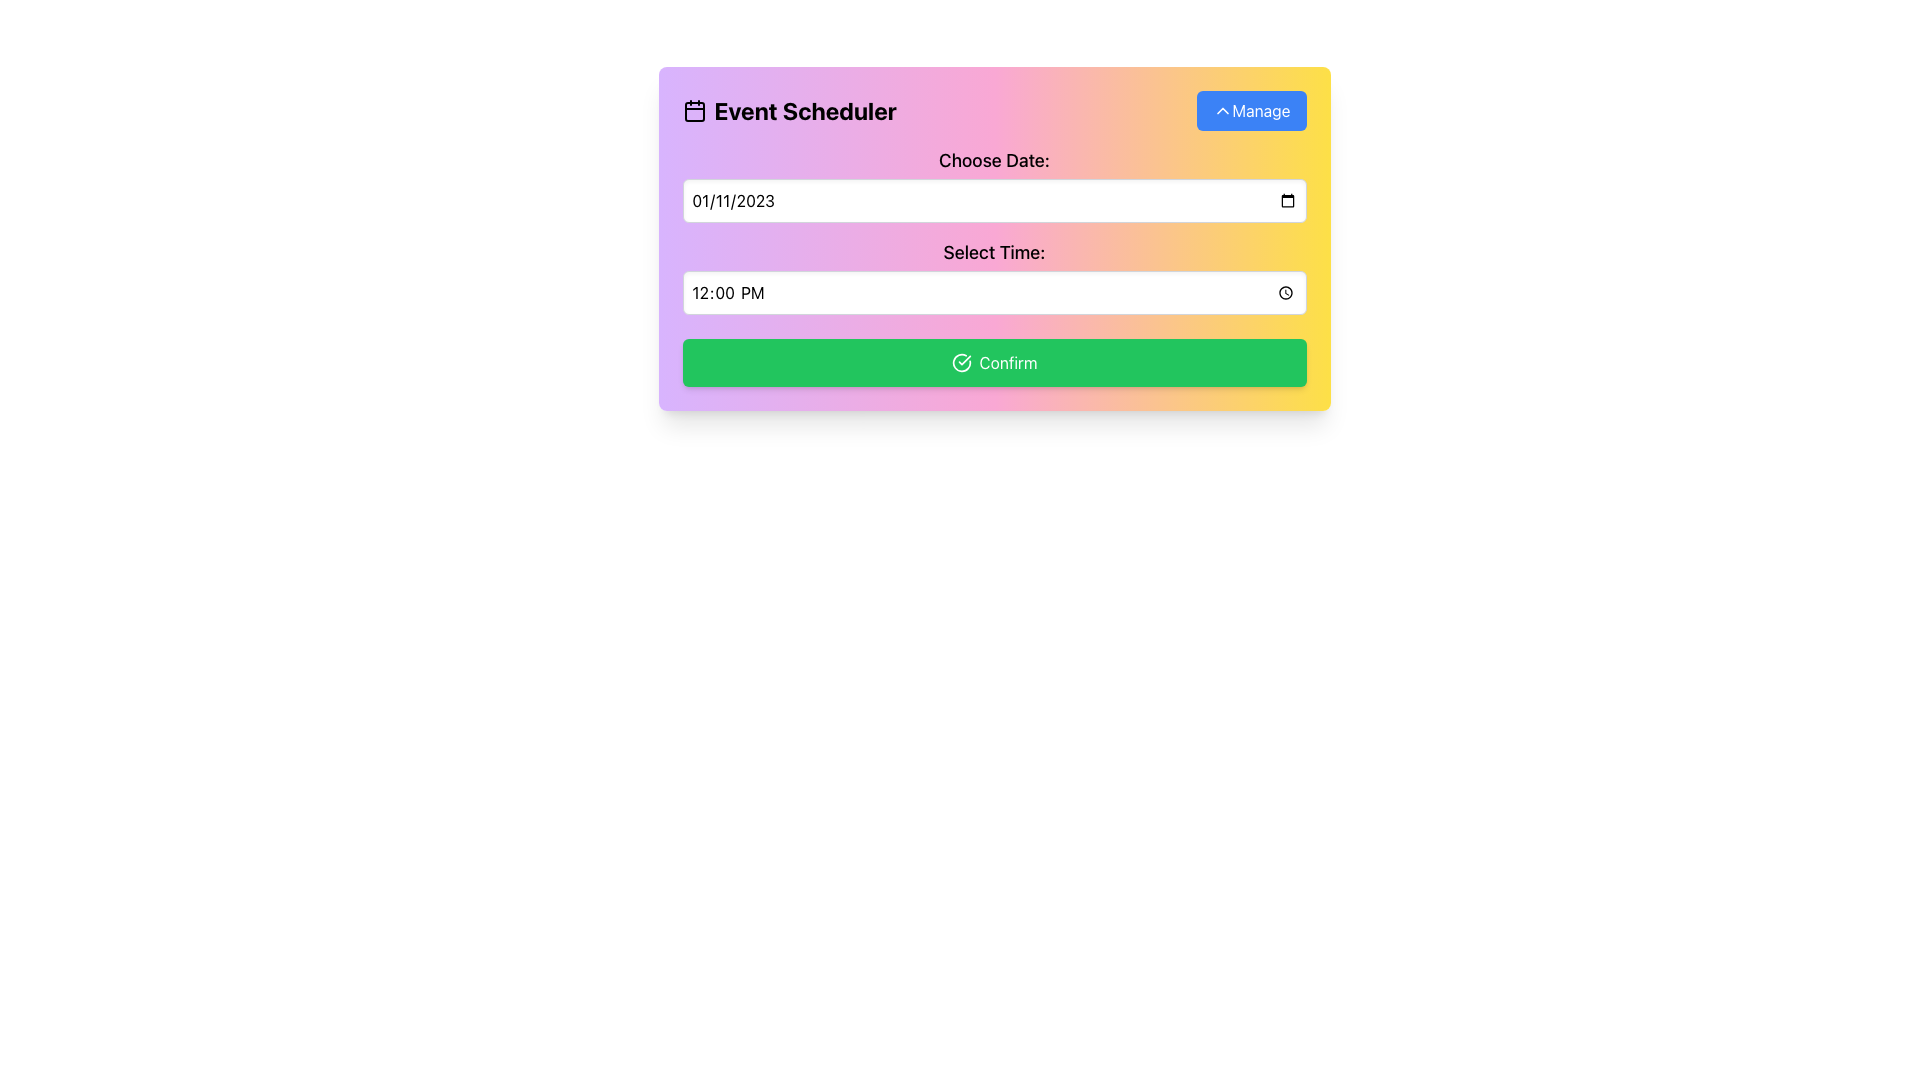 The height and width of the screenshot is (1080, 1920). Describe the element at coordinates (994, 362) in the screenshot. I see `the 'Confirm' button with a vibrant green background and a white check-circle icon to visualize hover effects` at that location.